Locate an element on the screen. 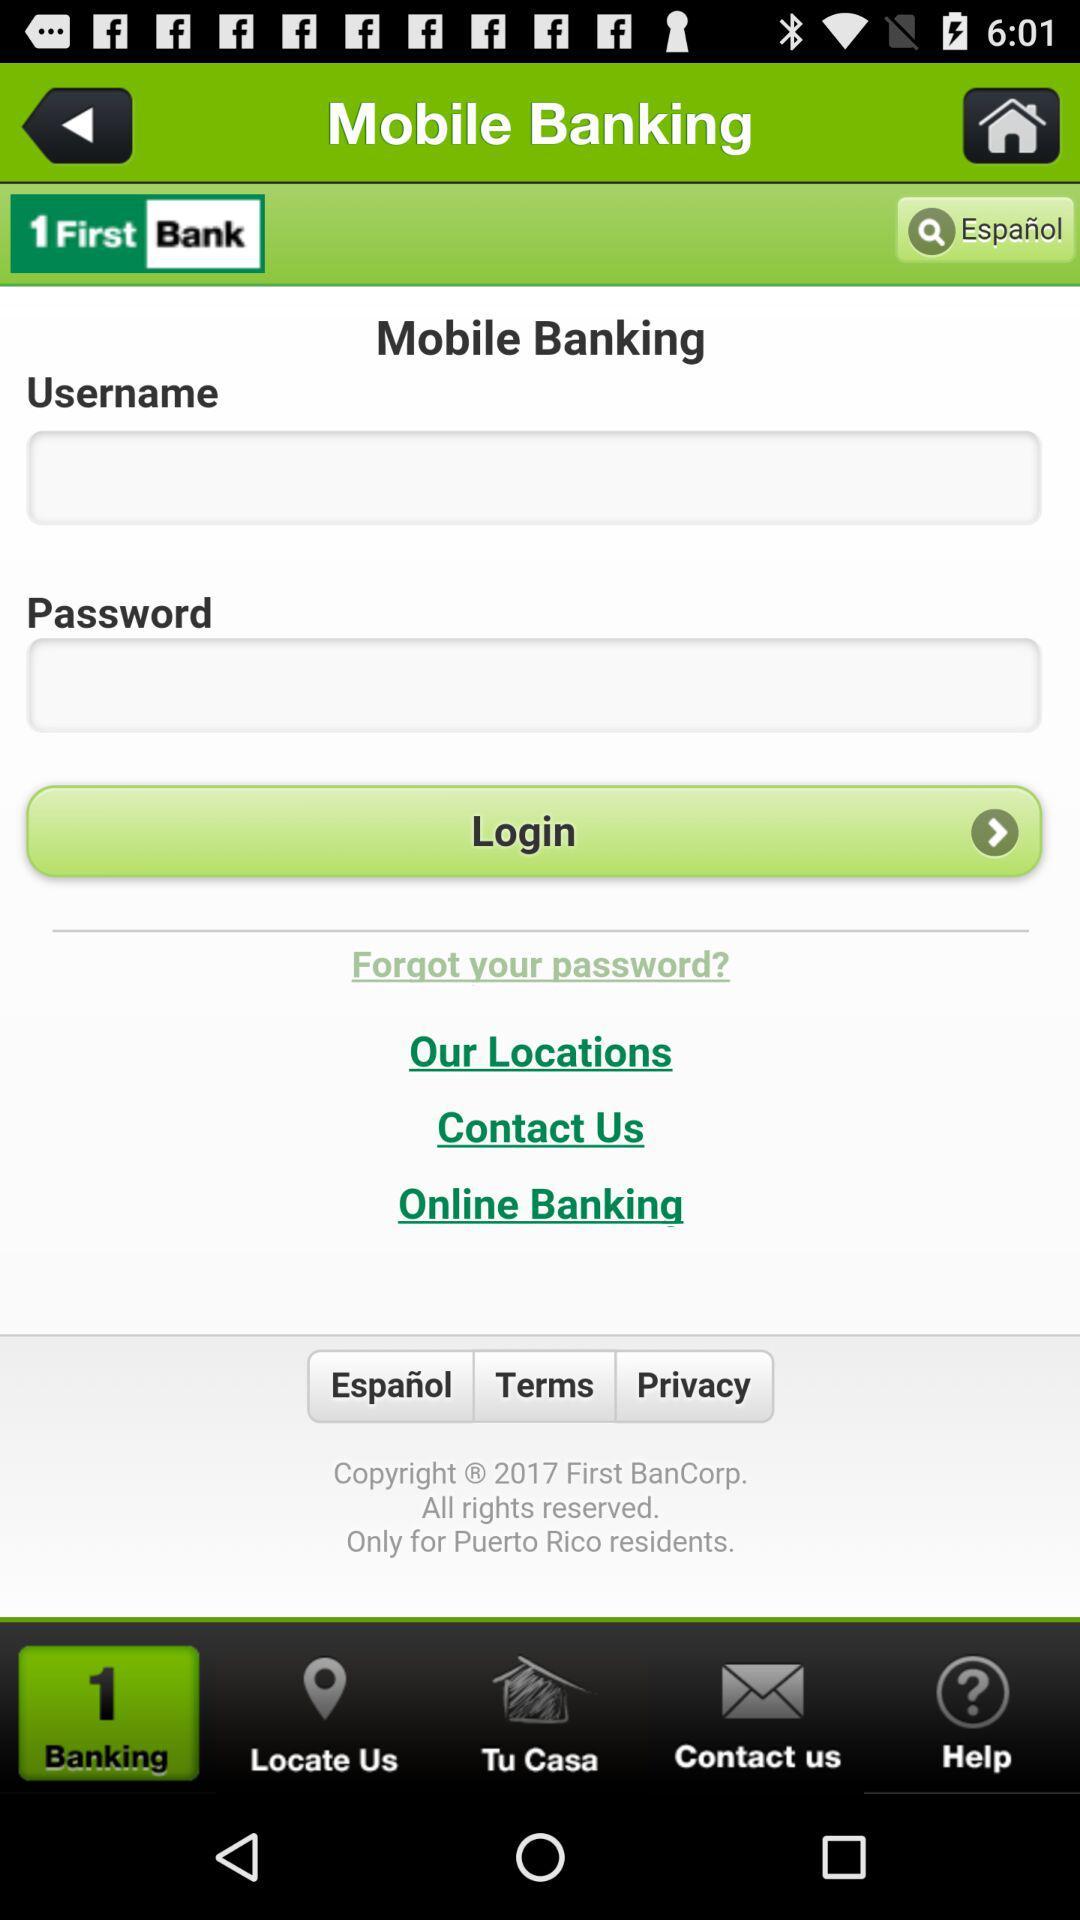 Image resolution: width=1080 pixels, height=1920 pixels. open new area is located at coordinates (108, 1707).